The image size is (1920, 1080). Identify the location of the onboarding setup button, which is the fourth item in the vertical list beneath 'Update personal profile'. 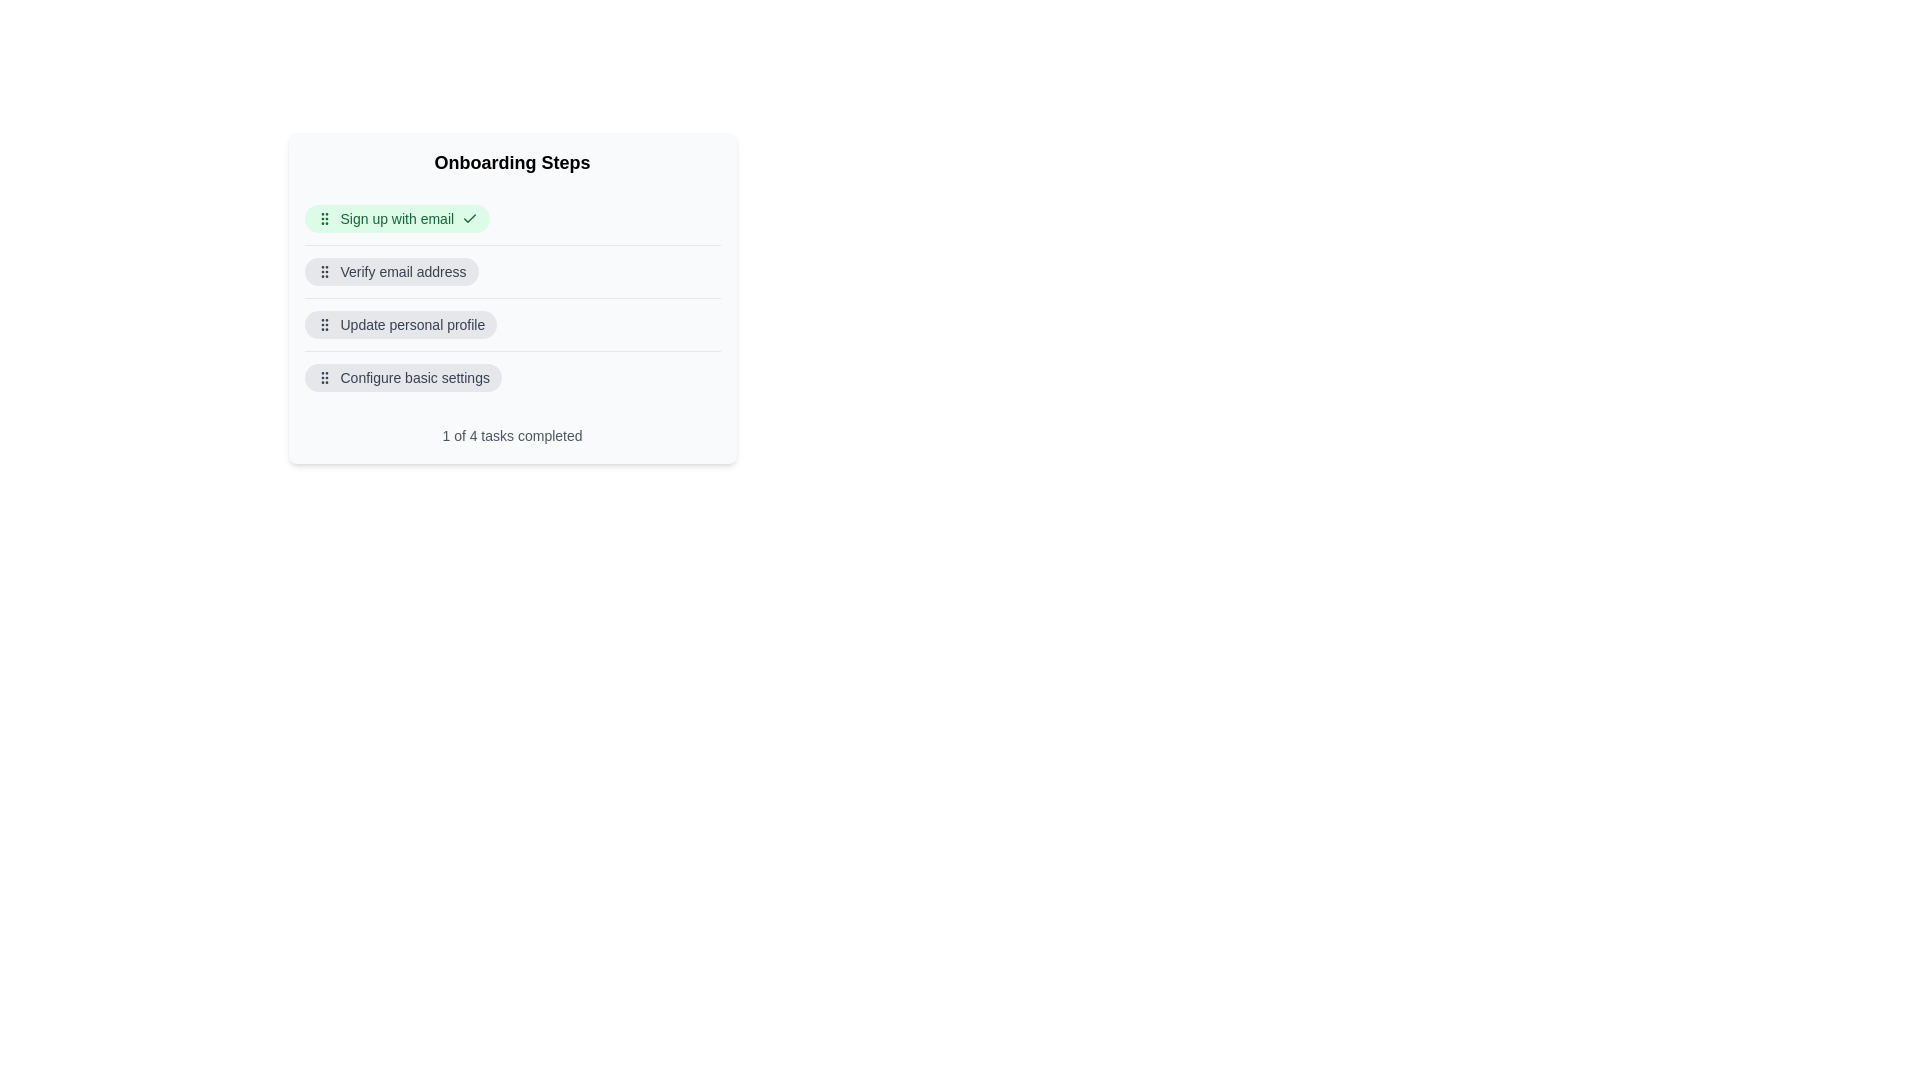
(402, 378).